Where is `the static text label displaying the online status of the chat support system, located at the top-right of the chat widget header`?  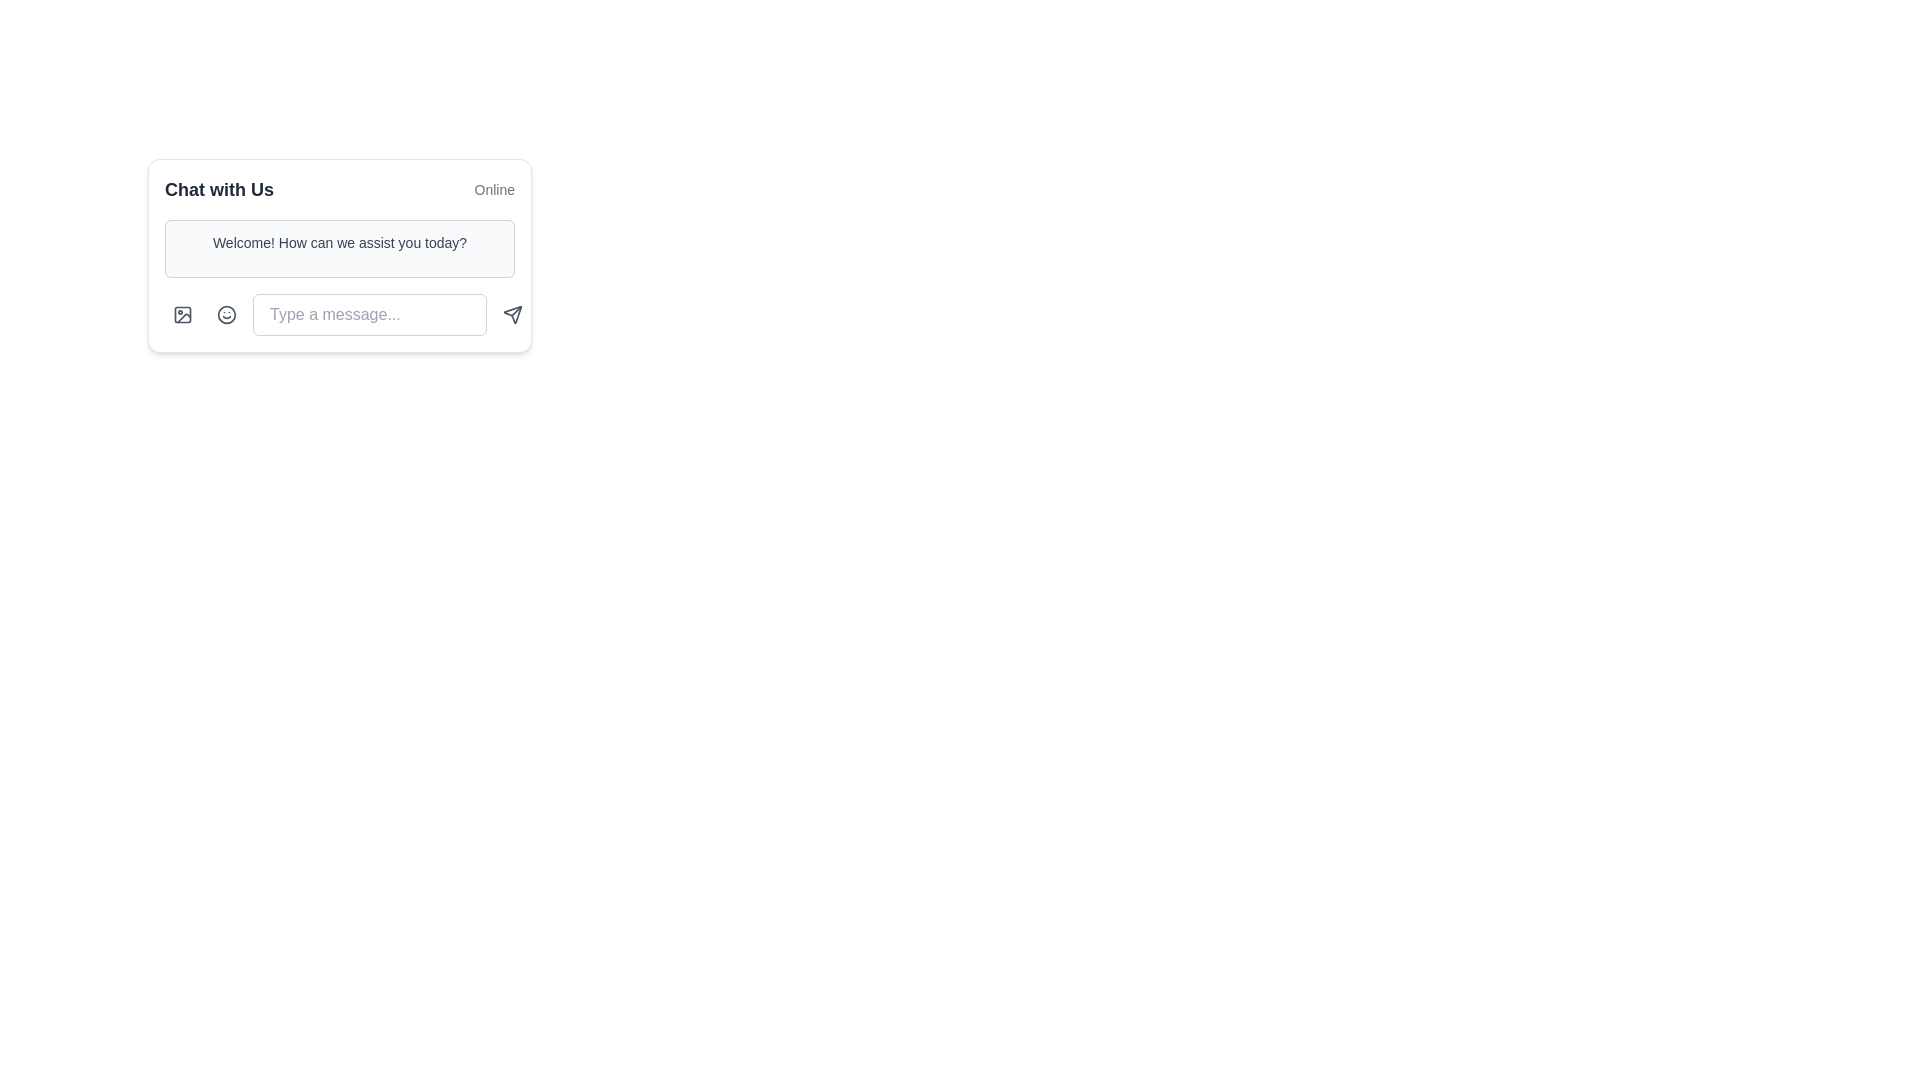
the static text label displaying the online status of the chat support system, located at the top-right of the chat widget header is located at coordinates (494, 189).